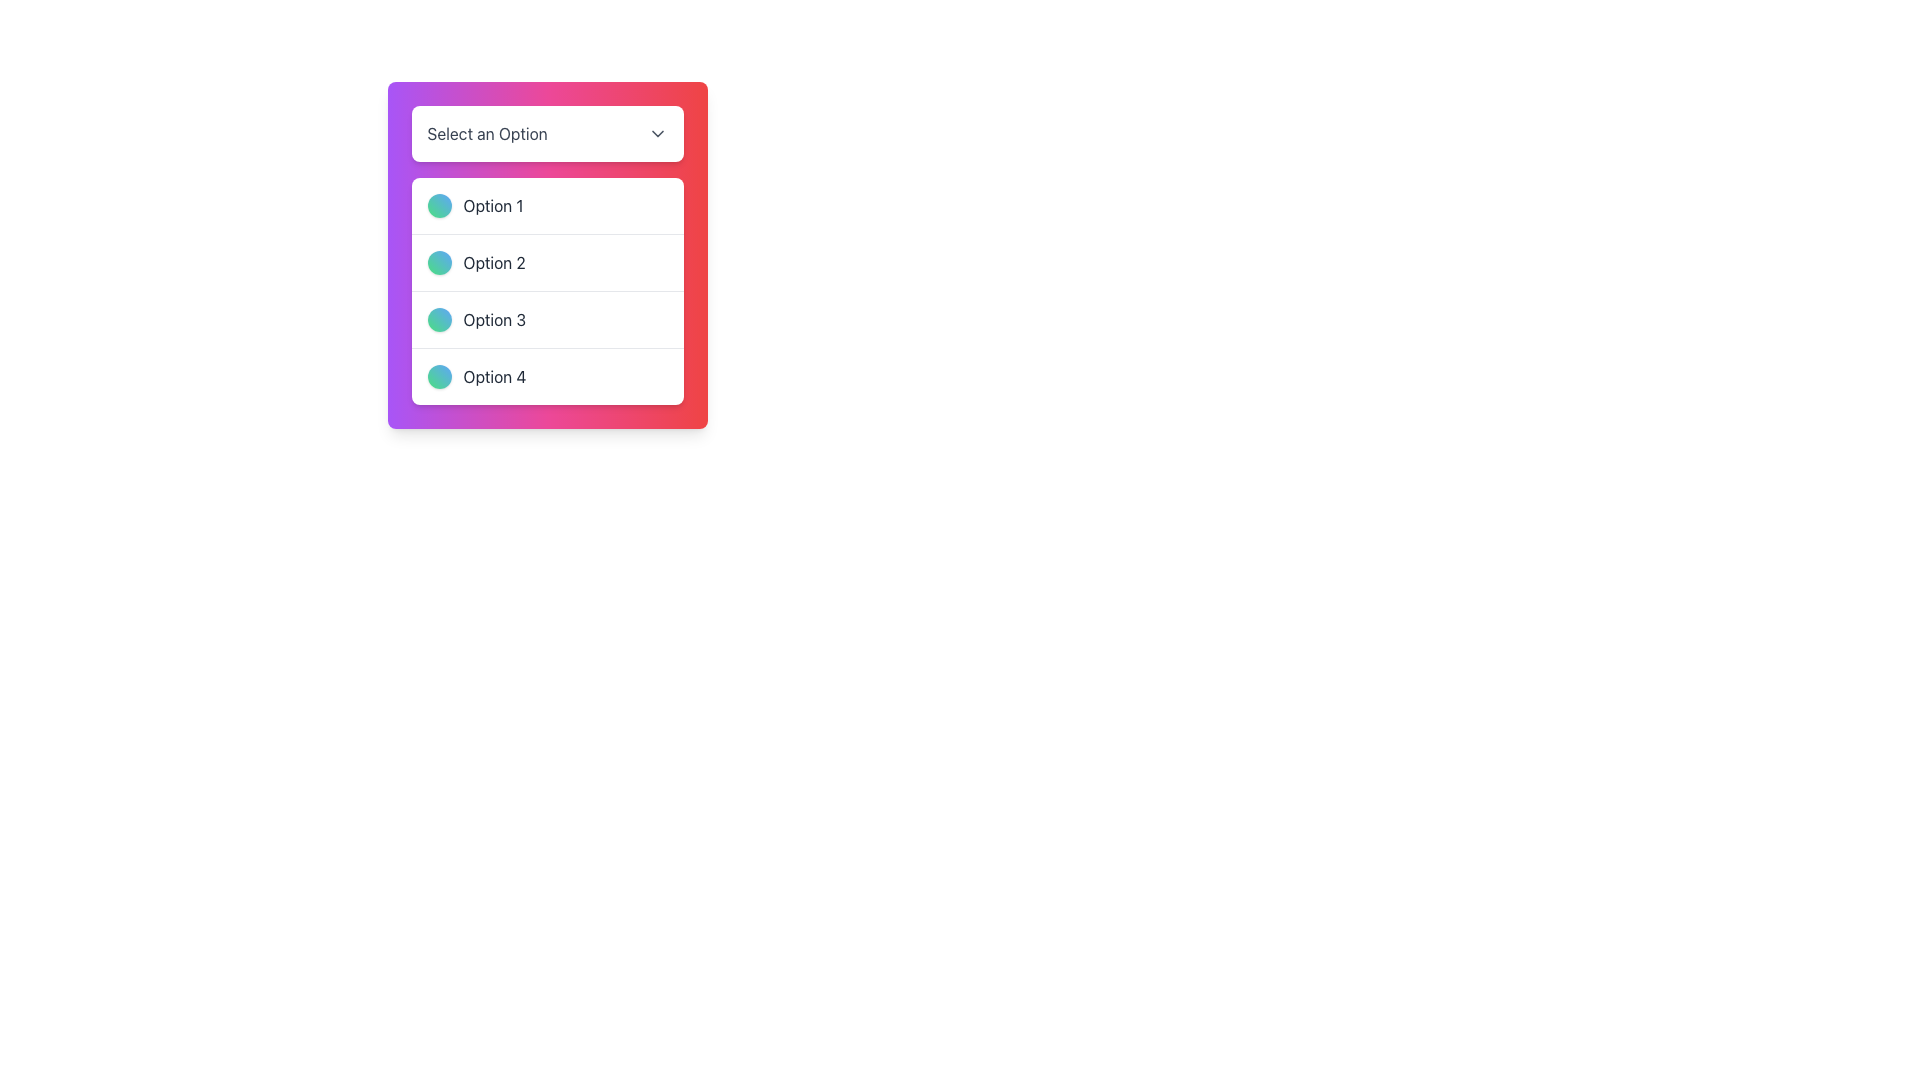  I want to click on the text label reading 'Option 3' in the vertical list, which is styled to appear selectable and is located between 'Option 2' and 'Option 4', adjacent to a circular gradient icon, so click(494, 319).